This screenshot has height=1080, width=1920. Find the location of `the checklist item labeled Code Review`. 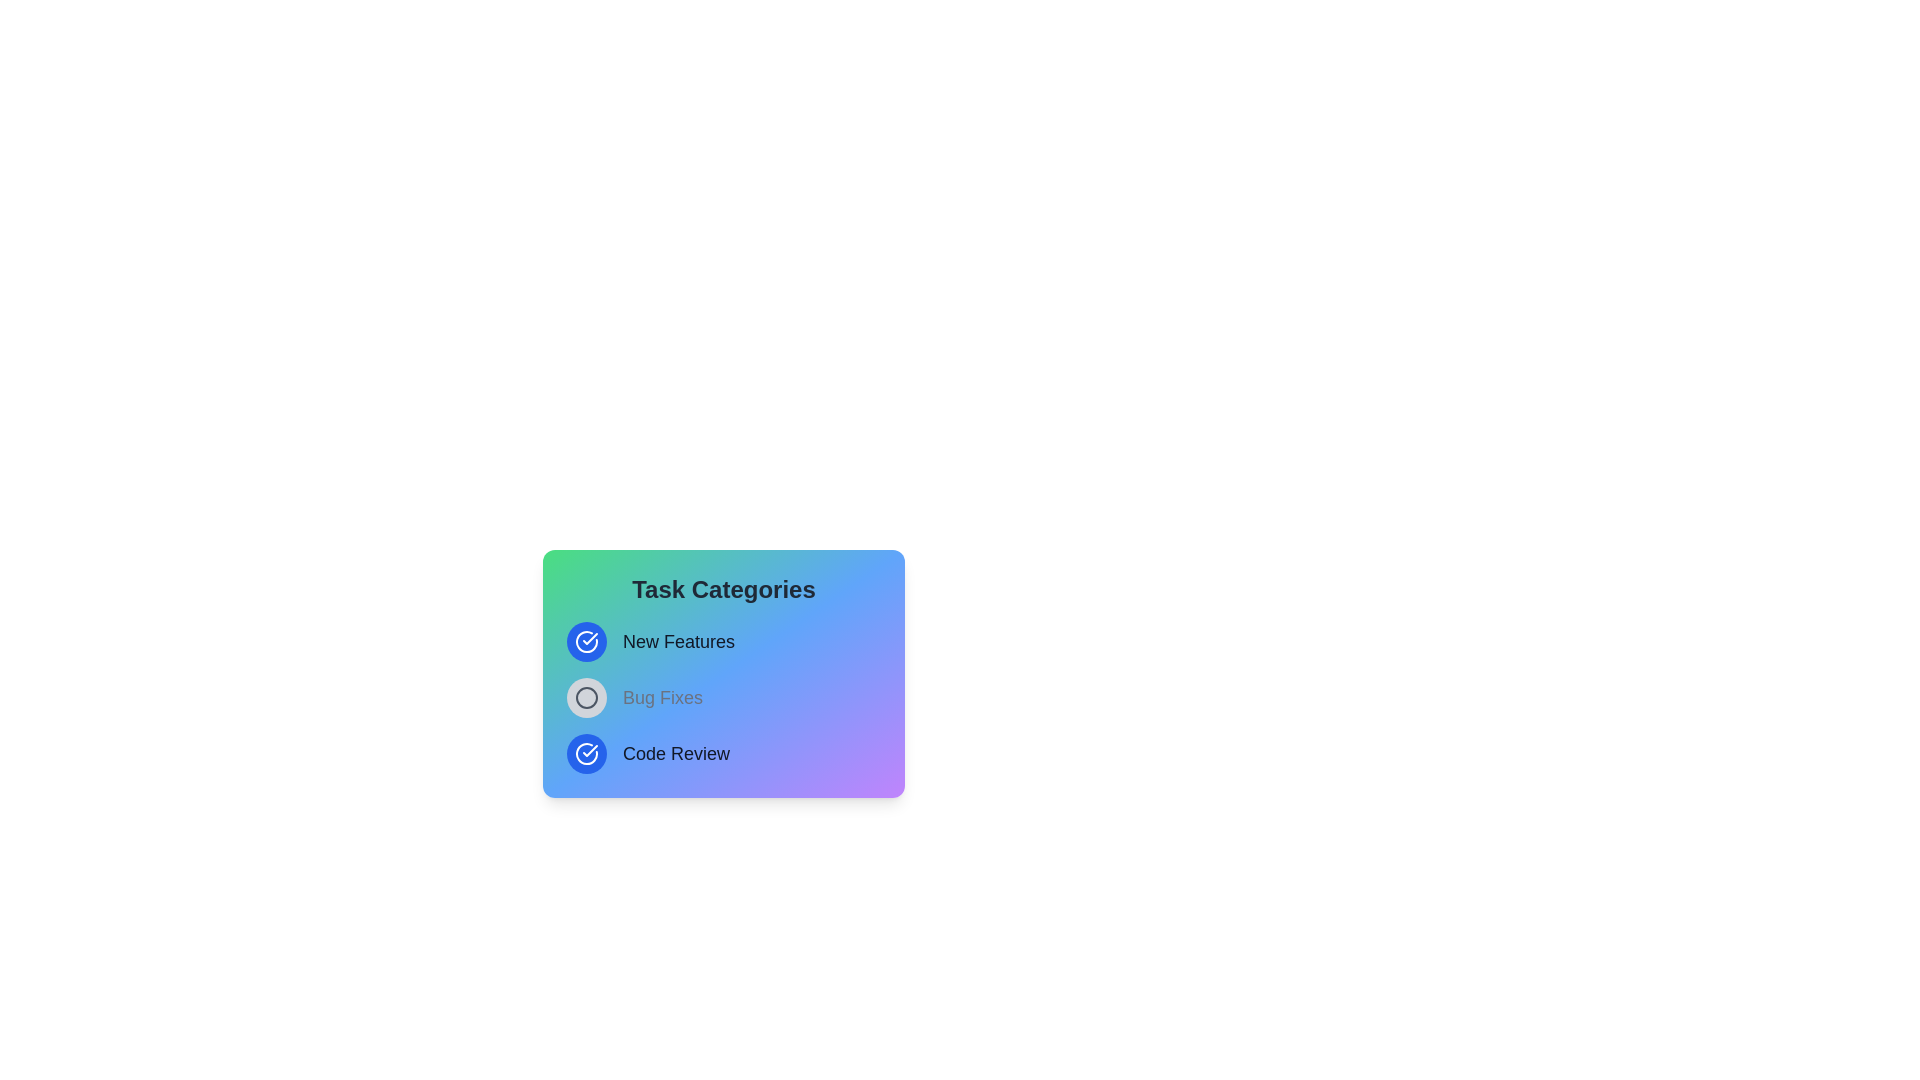

the checklist item labeled Code Review is located at coordinates (585, 753).